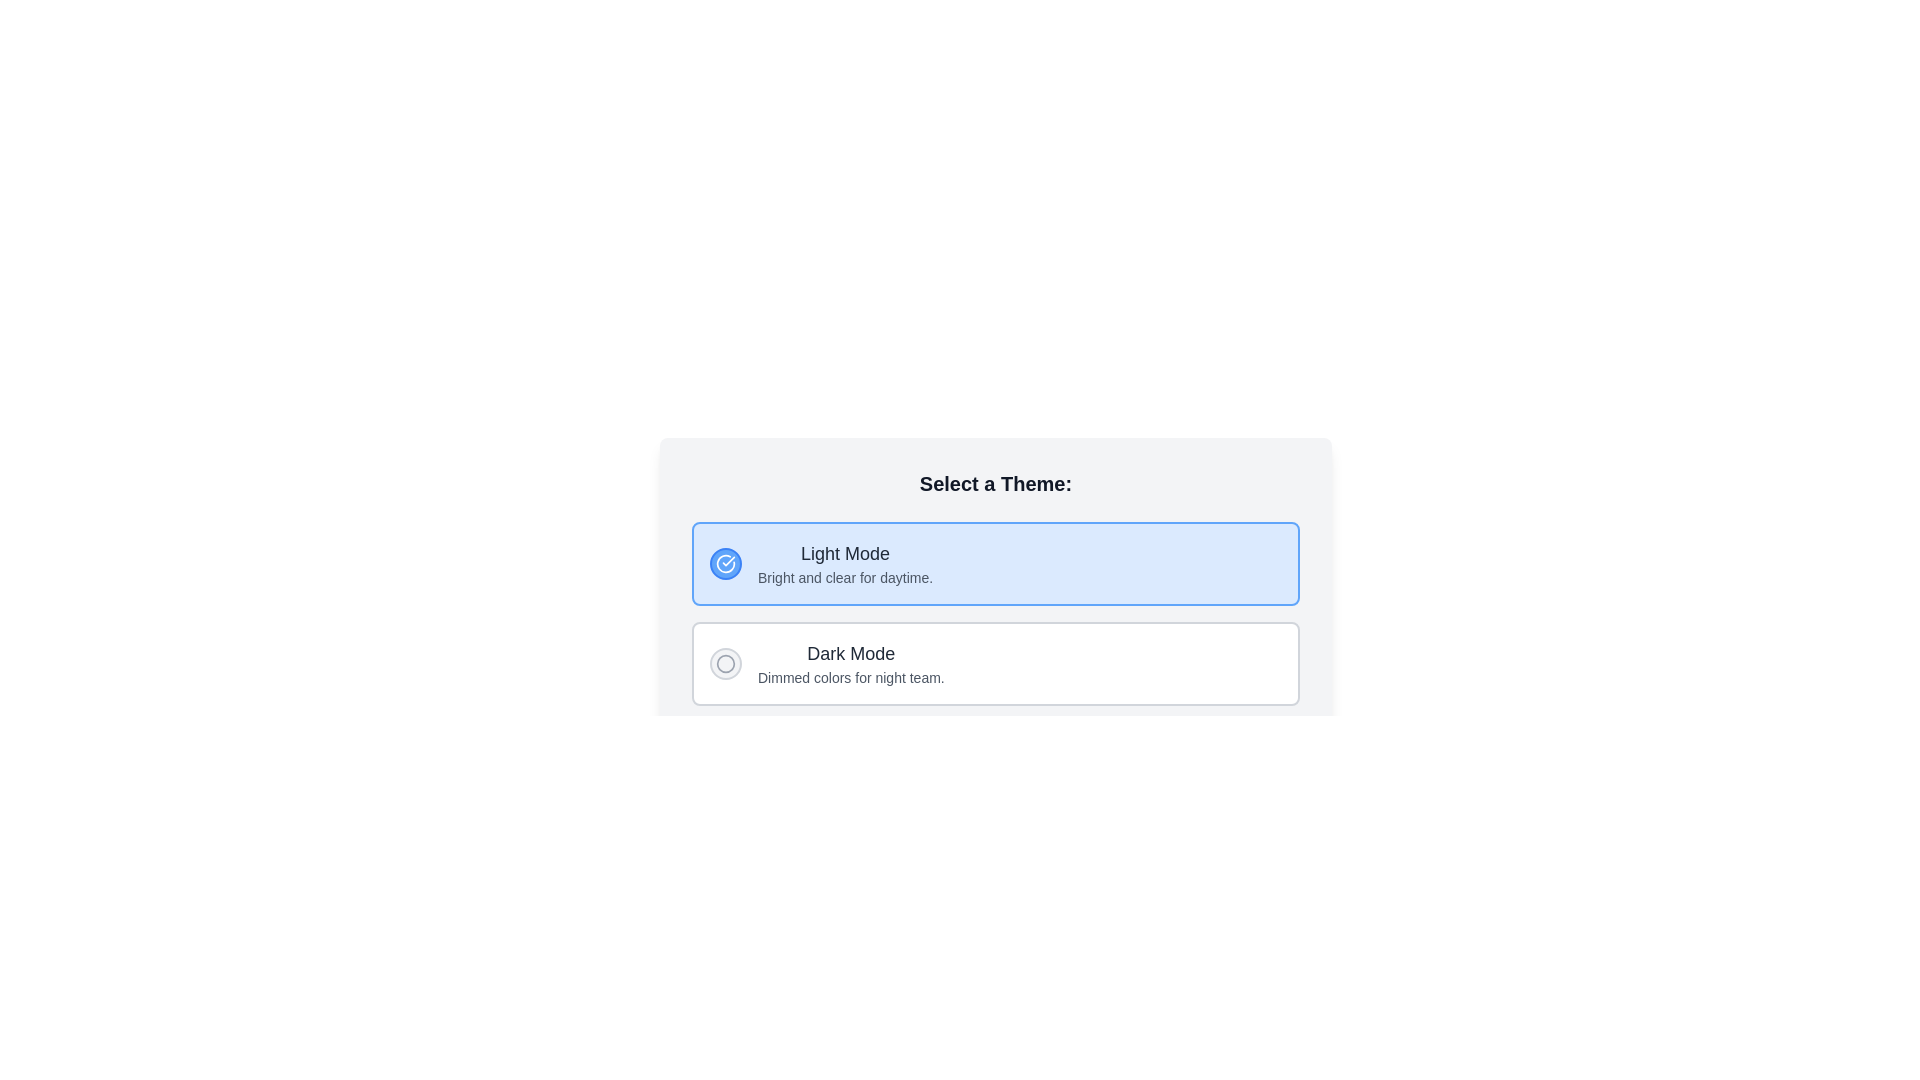  Describe the element at coordinates (851, 677) in the screenshot. I see `the descriptive text label located directly beneath the 'Dark Mode' option, which provides additional context about its function` at that location.